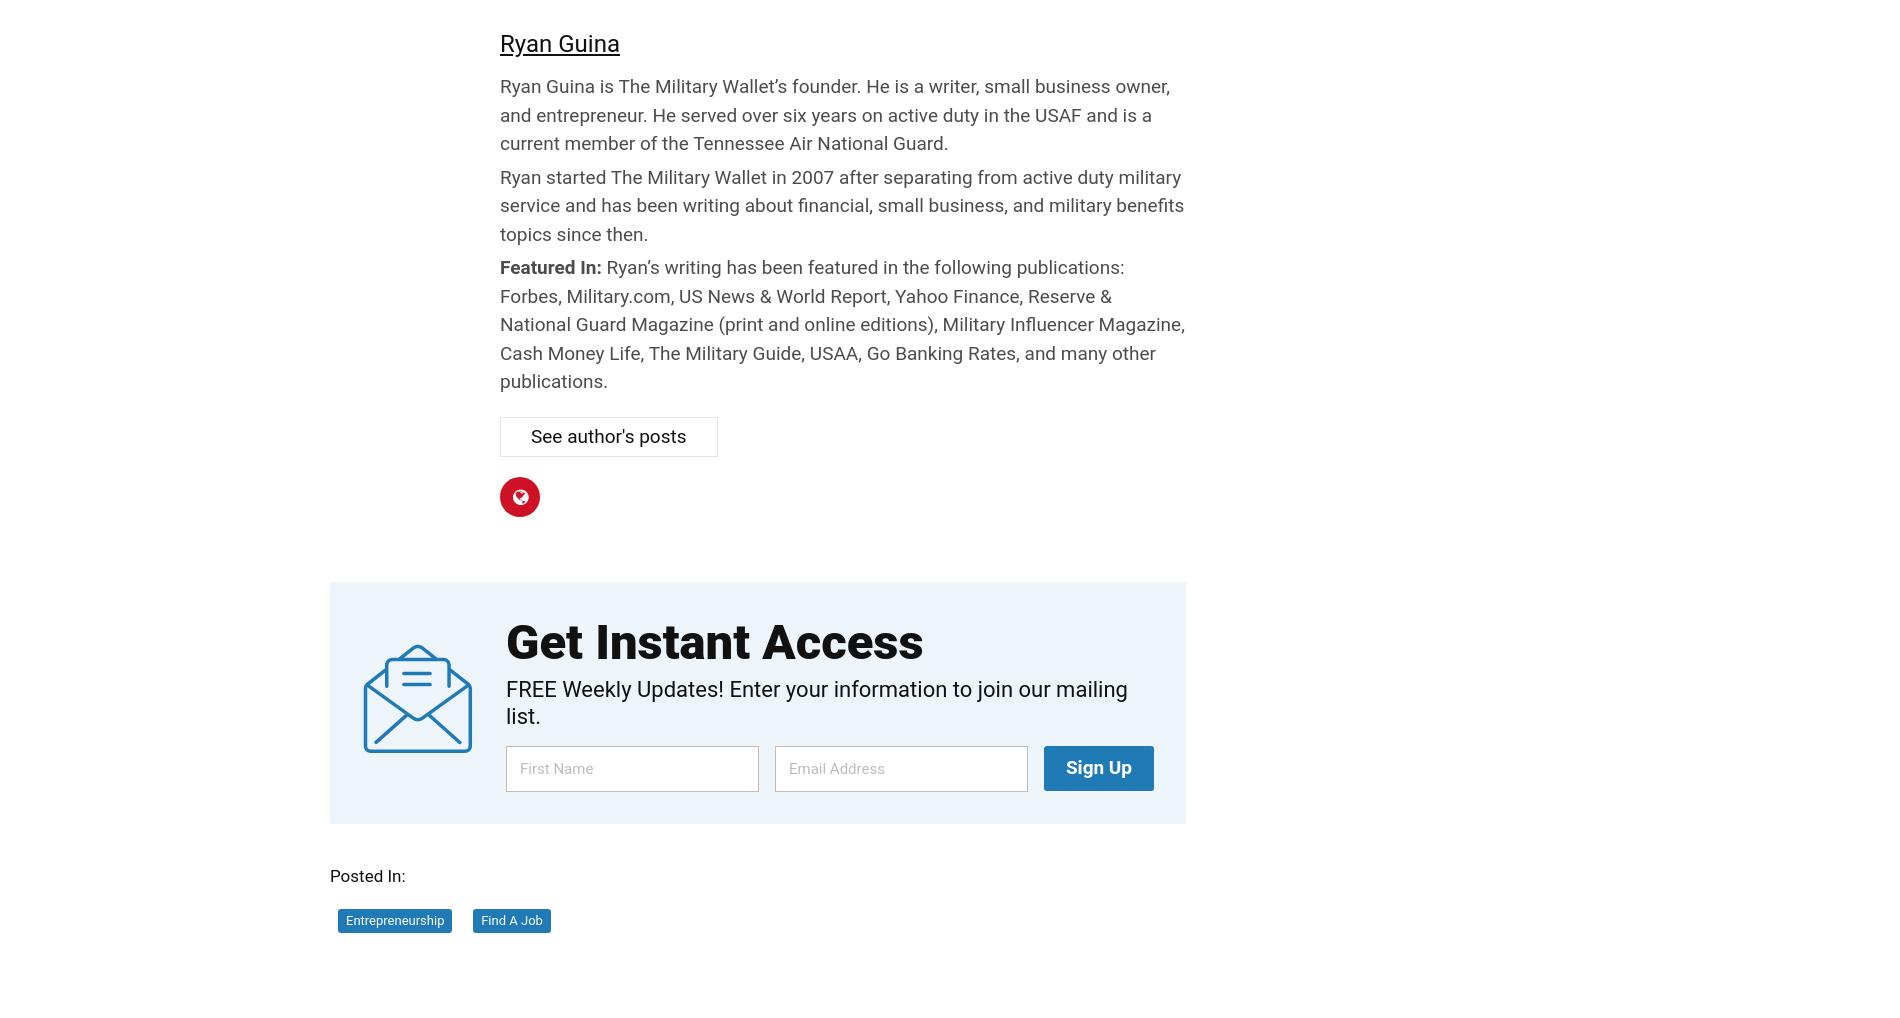  I want to click on 'Ryan started The Military Wallet in 2007 after separating from active duty military service and has been writing about financial, small business, and military benefits topics since then.', so click(500, 204).